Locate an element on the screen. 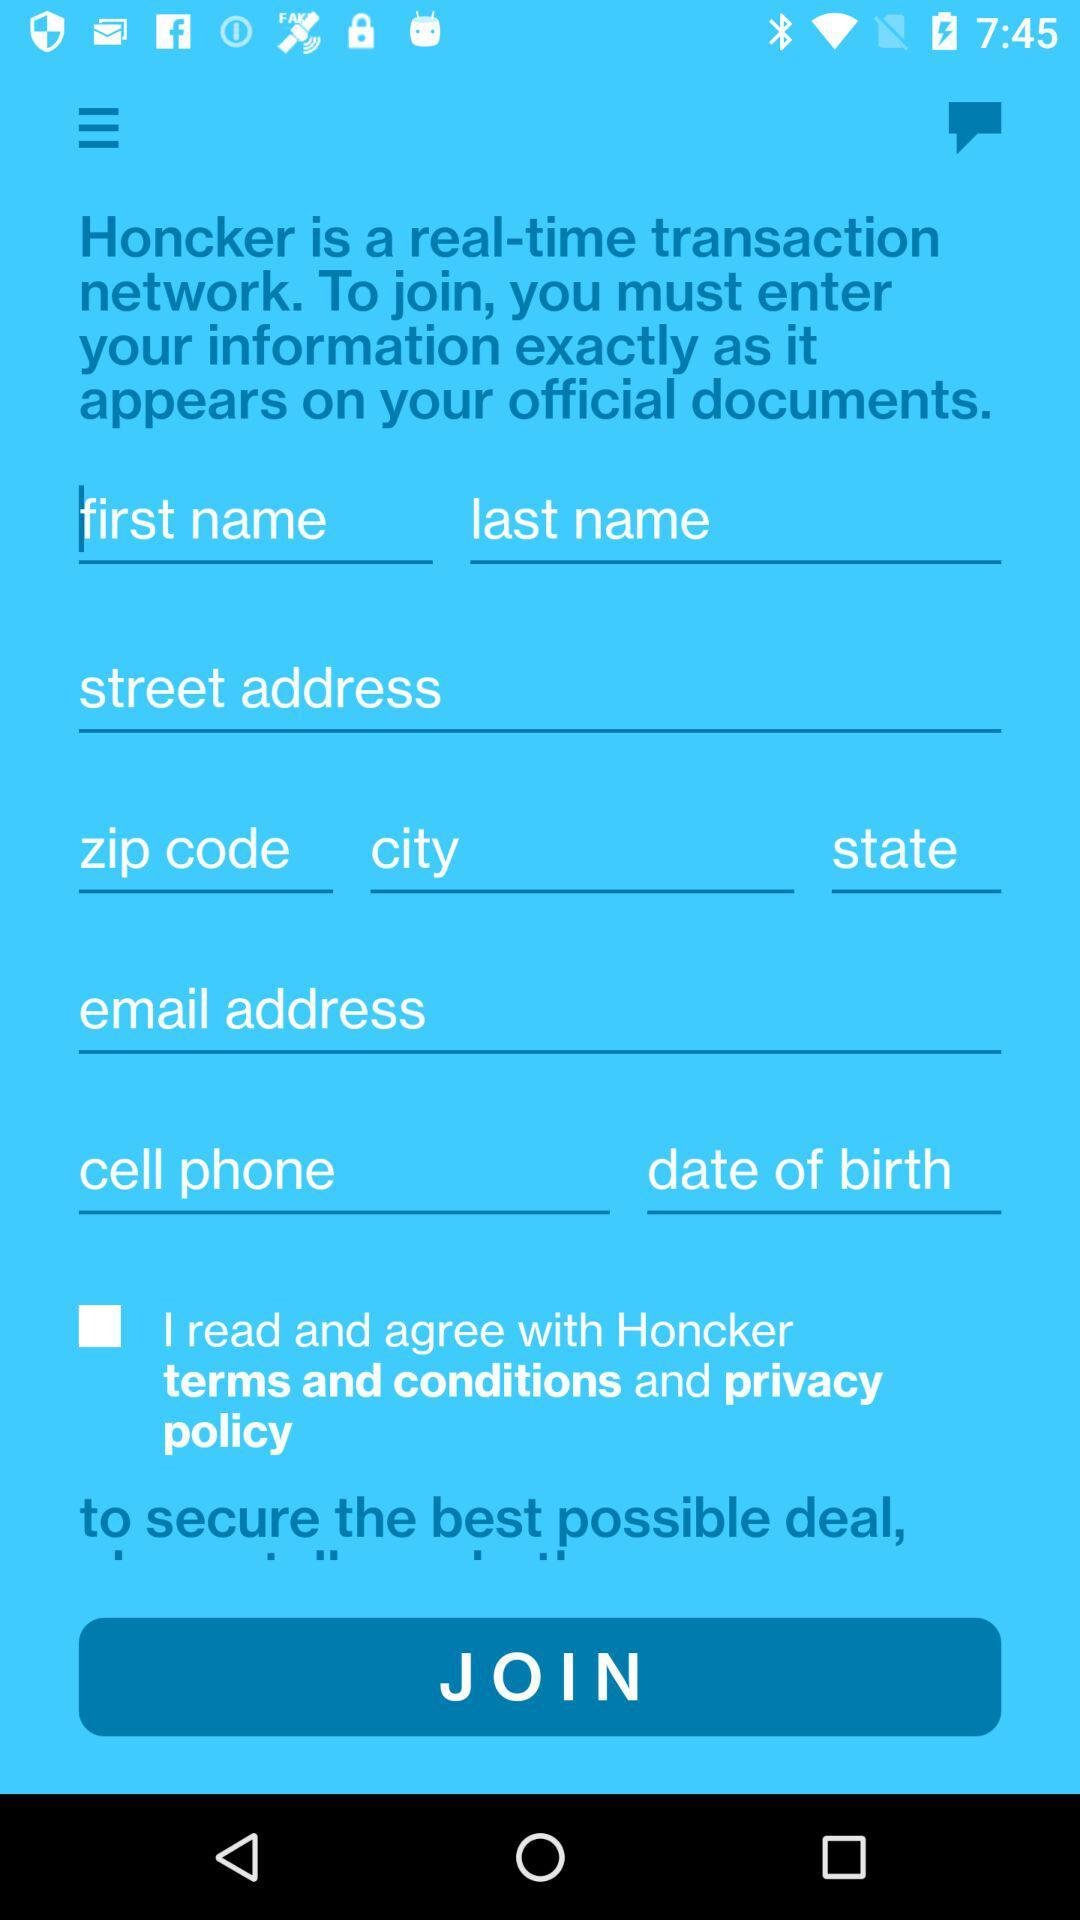  agree to t c is located at coordinates (99, 1325).